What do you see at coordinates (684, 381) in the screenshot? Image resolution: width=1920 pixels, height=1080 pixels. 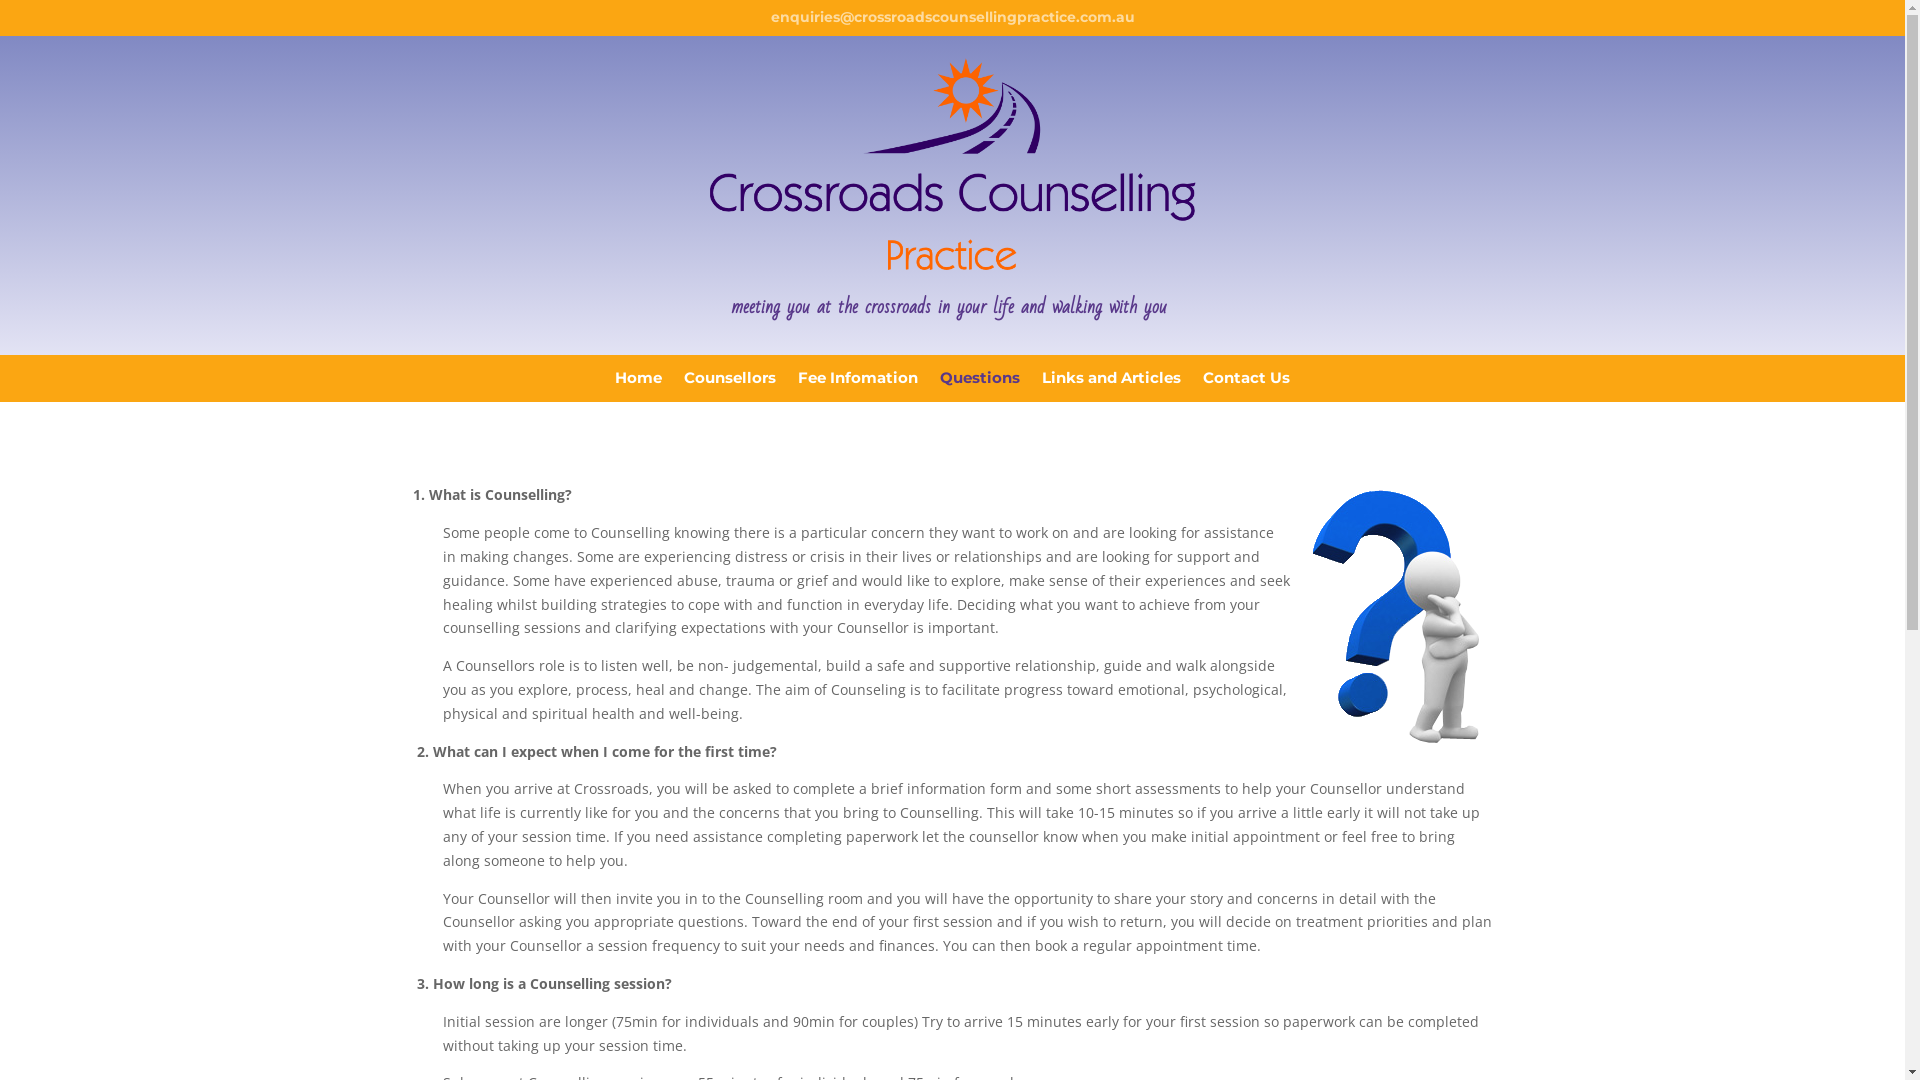 I see `'Counsellors'` at bounding box center [684, 381].